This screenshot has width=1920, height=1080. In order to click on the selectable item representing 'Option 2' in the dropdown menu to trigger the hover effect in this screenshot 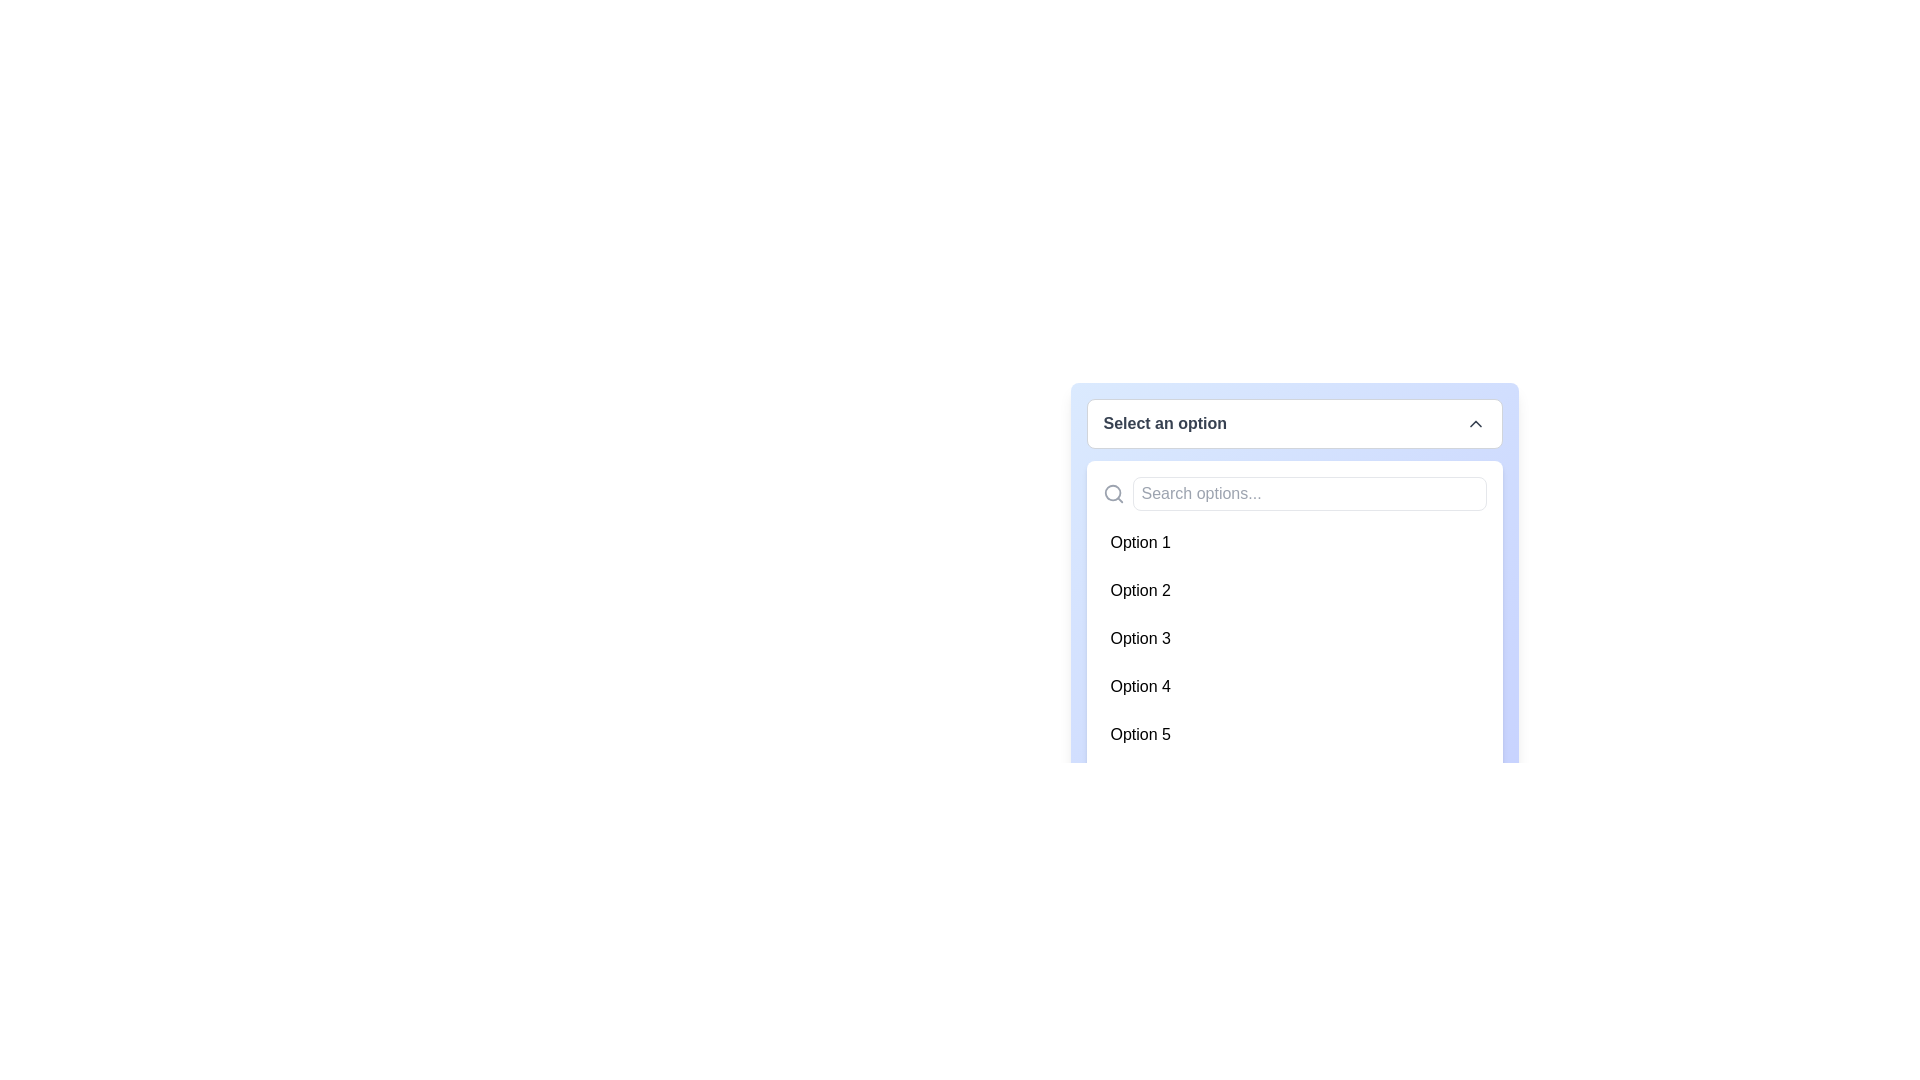, I will do `click(1294, 589)`.